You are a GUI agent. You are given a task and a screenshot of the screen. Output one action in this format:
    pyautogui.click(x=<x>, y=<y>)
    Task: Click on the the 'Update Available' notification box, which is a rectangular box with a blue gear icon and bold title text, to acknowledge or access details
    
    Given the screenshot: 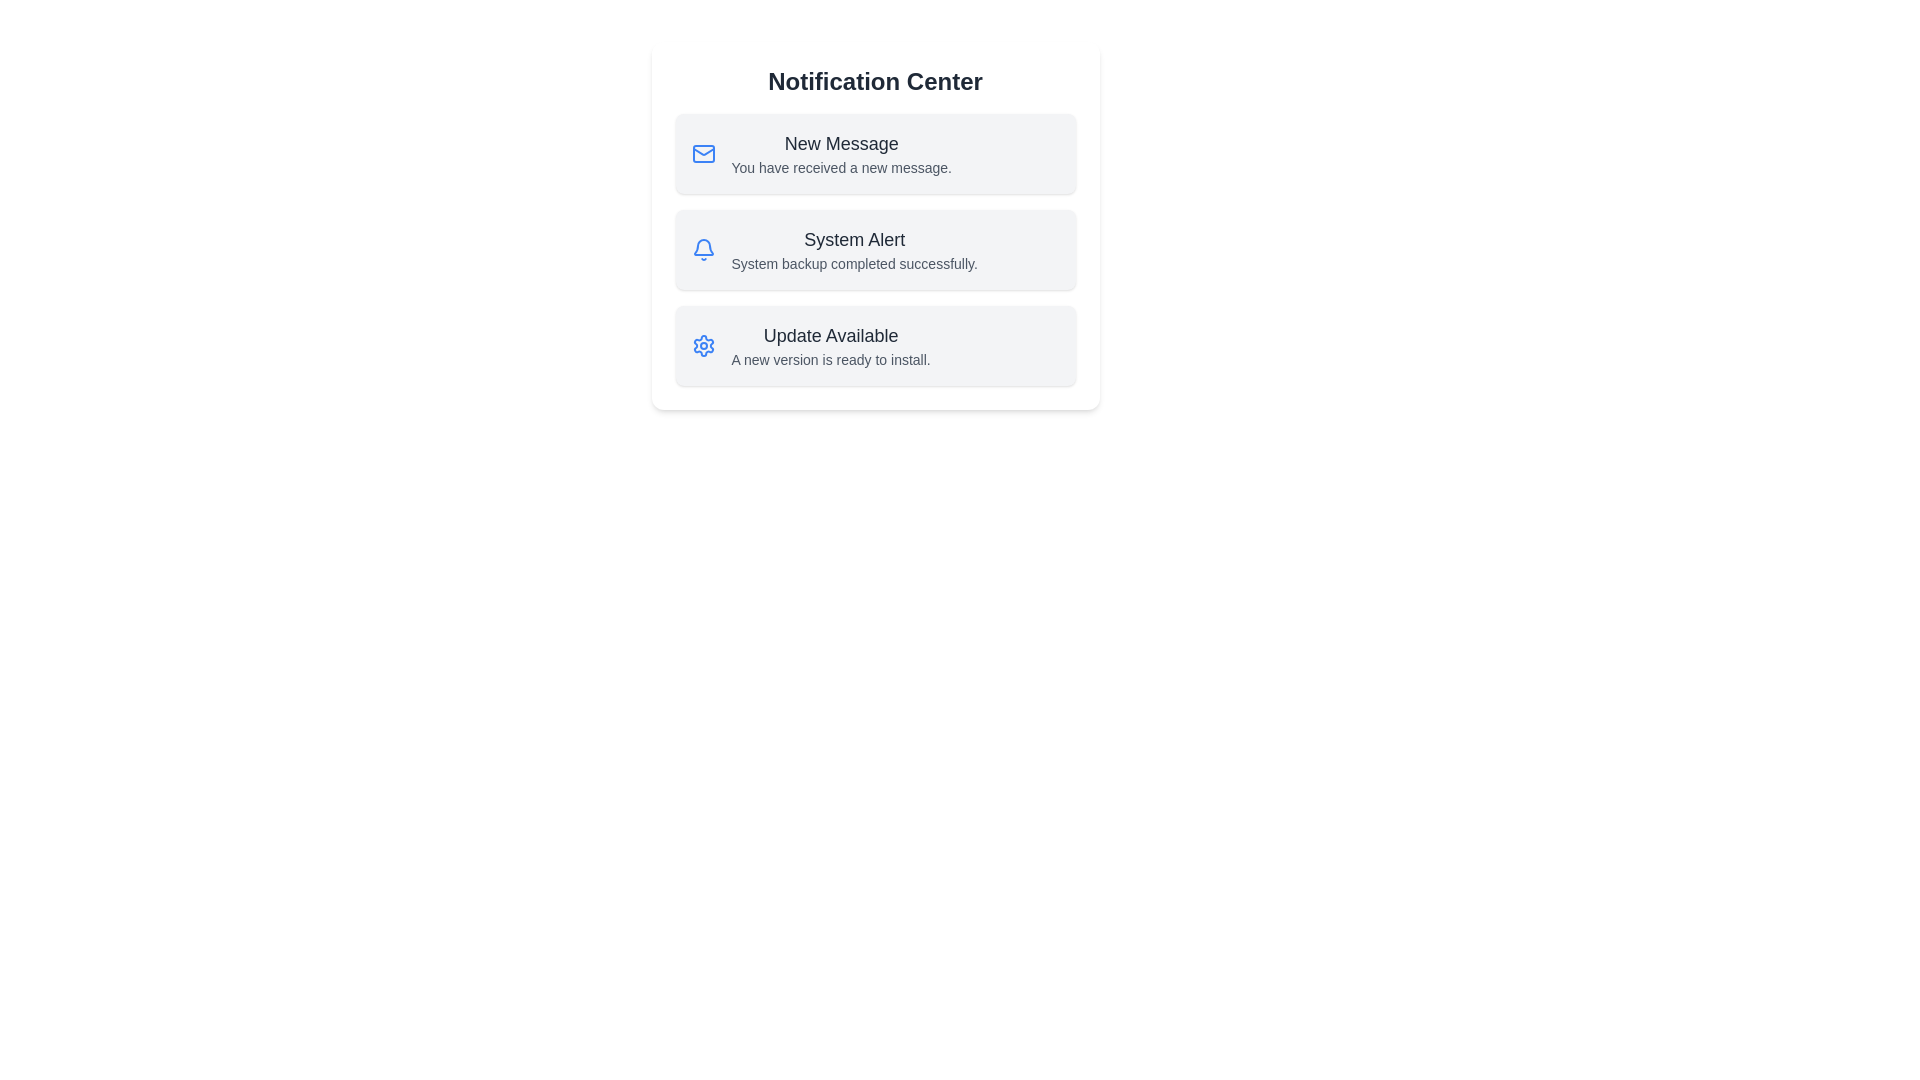 What is the action you would take?
    pyautogui.click(x=875, y=345)
    